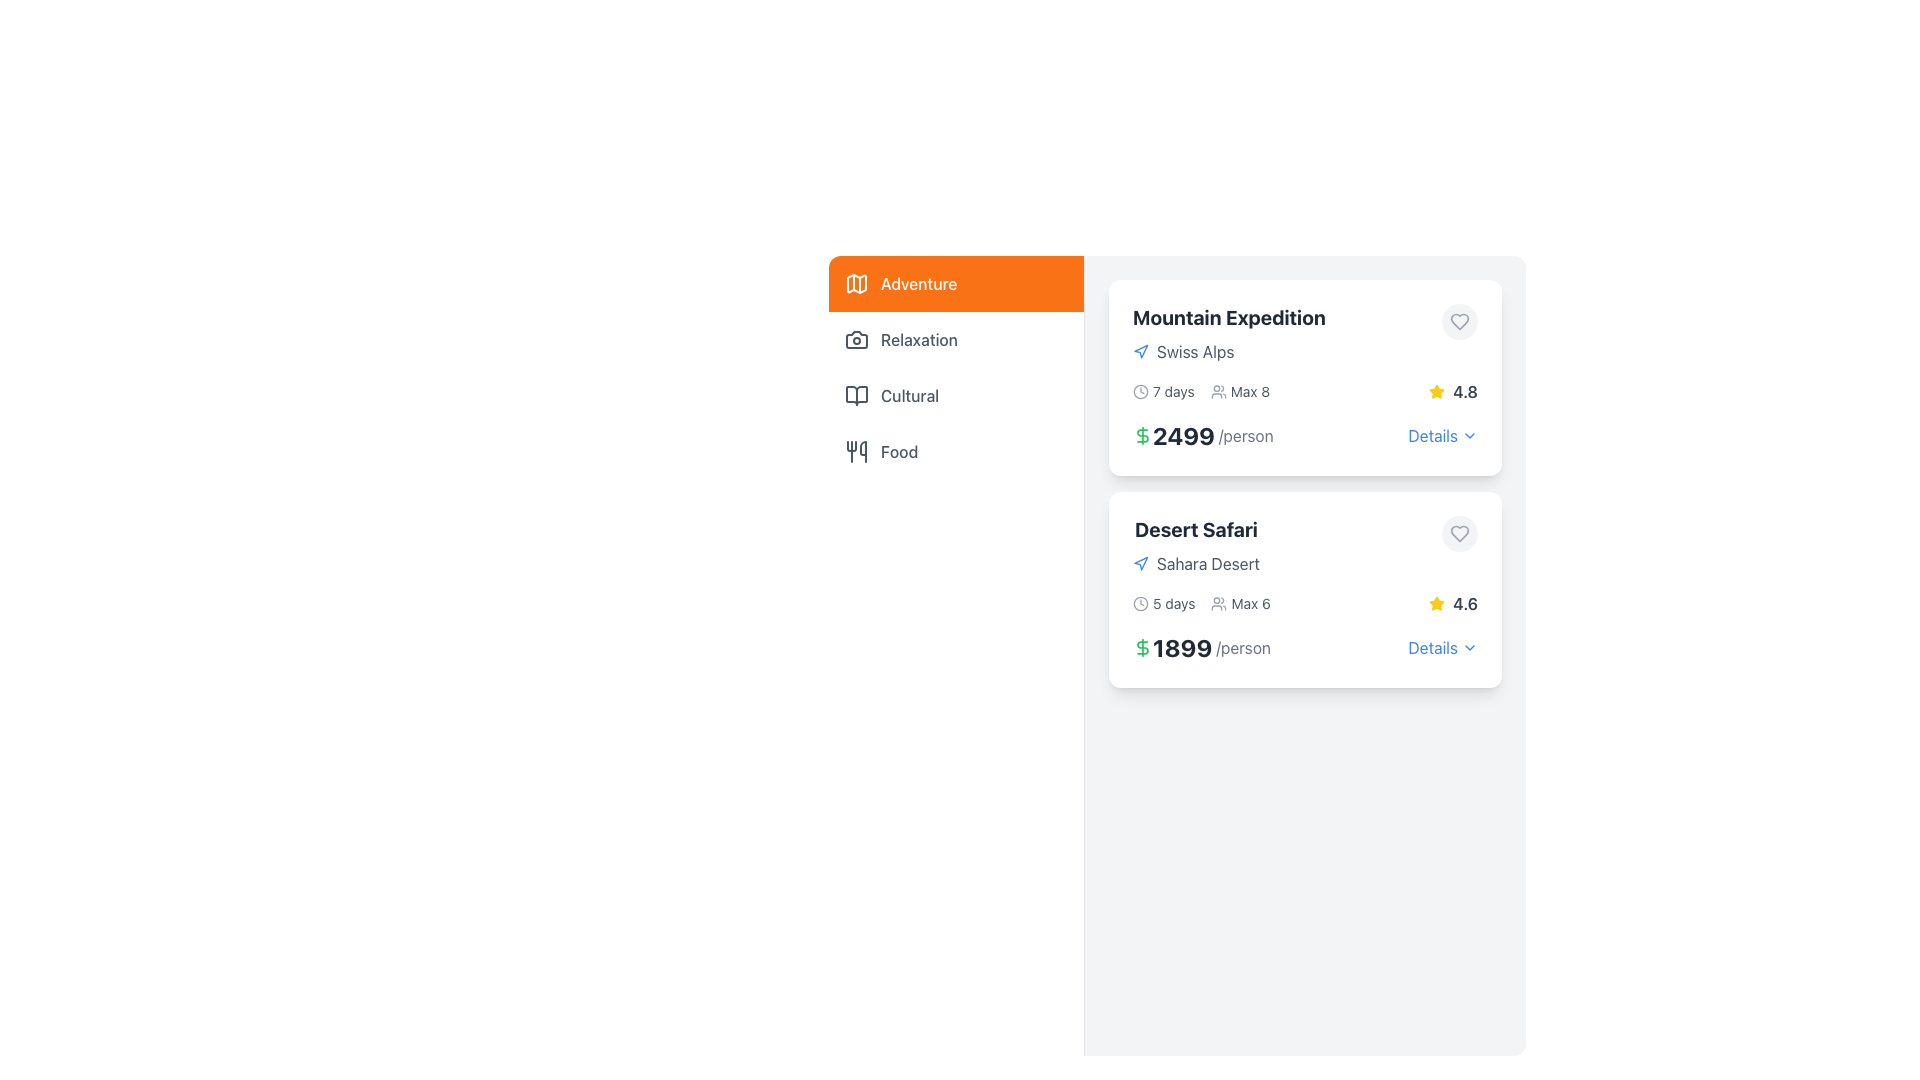  What do you see at coordinates (918, 338) in the screenshot?
I see `the 'Relaxation' text label in the vertical navigation menu` at bounding box center [918, 338].